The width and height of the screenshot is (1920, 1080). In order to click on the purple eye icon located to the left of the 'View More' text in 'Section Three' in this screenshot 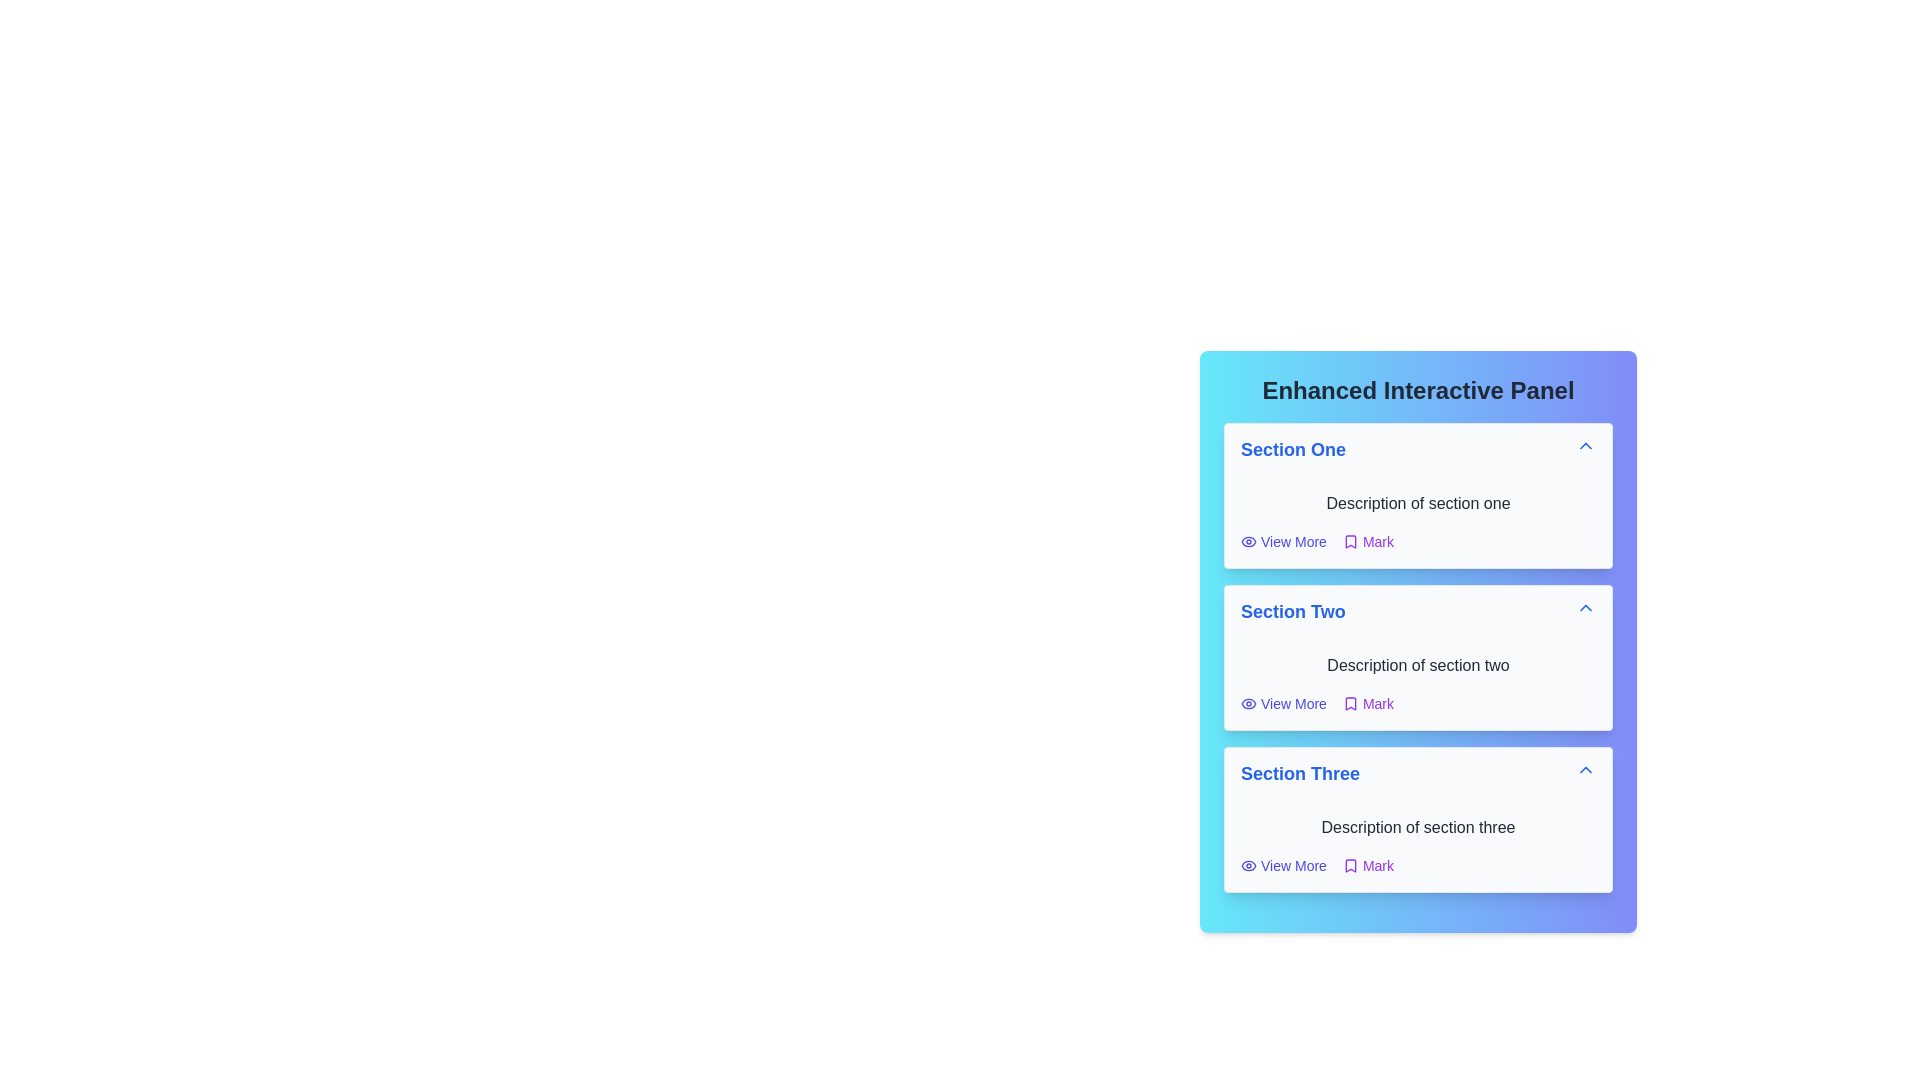, I will do `click(1247, 865)`.